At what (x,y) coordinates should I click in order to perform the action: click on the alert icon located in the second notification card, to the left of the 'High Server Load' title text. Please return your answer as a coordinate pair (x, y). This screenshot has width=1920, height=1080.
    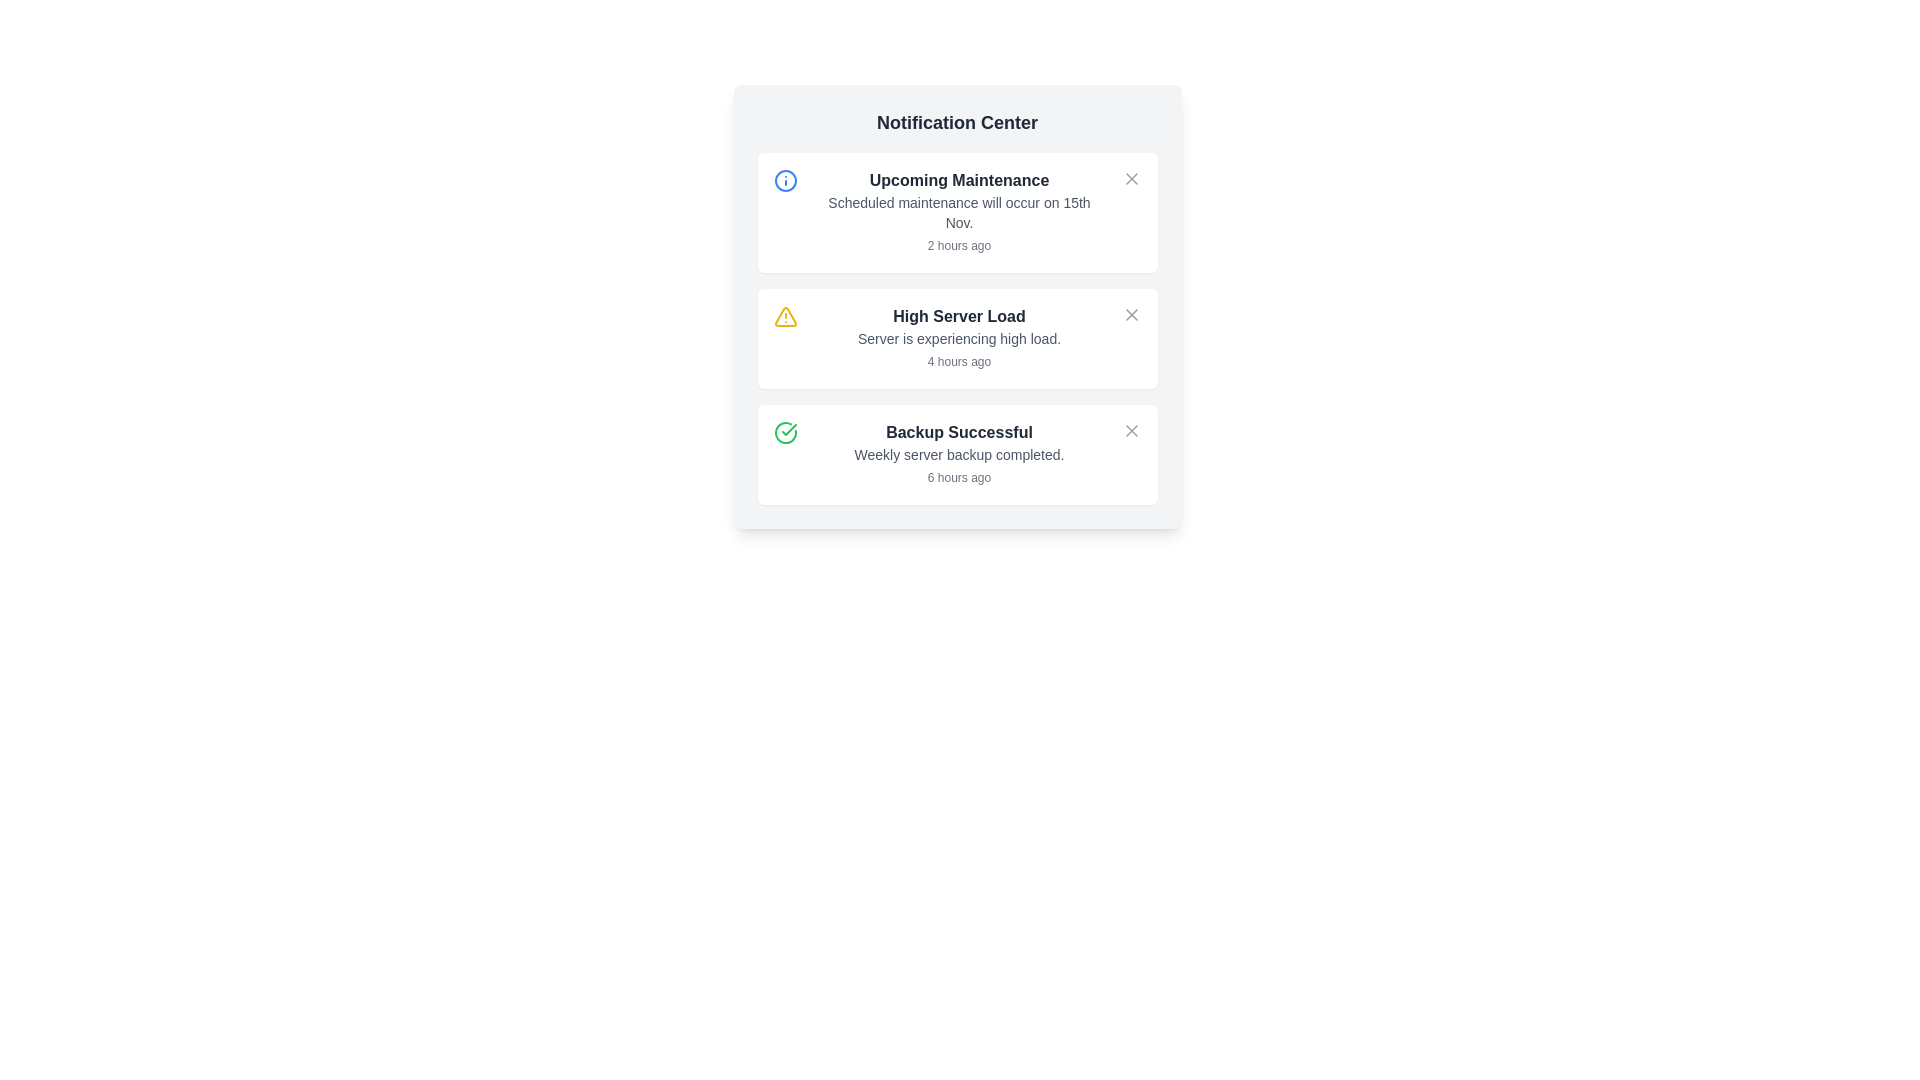
    Looking at the image, I should click on (784, 315).